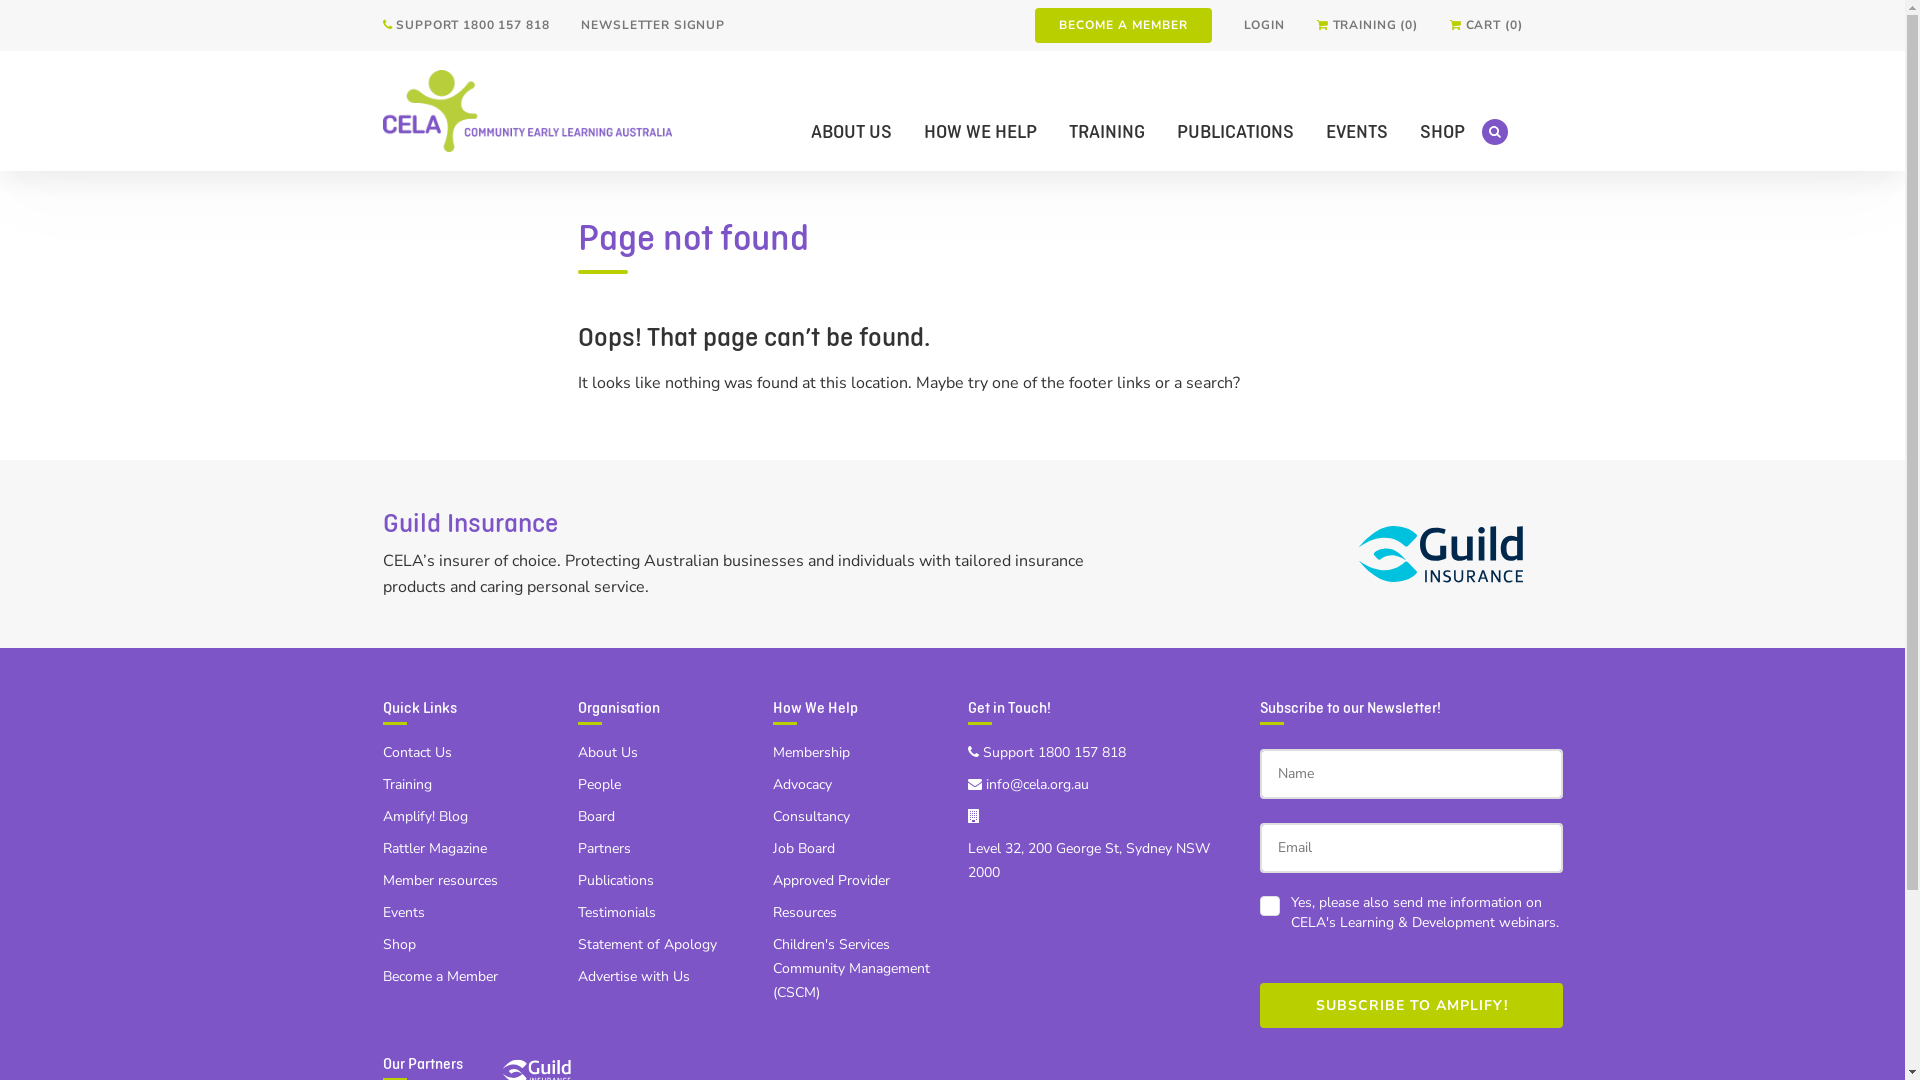 Image resolution: width=1920 pixels, height=1080 pixels. What do you see at coordinates (432, 848) in the screenshot?
I see `'Rattler Magazine'` at bounding box center [432, 848].